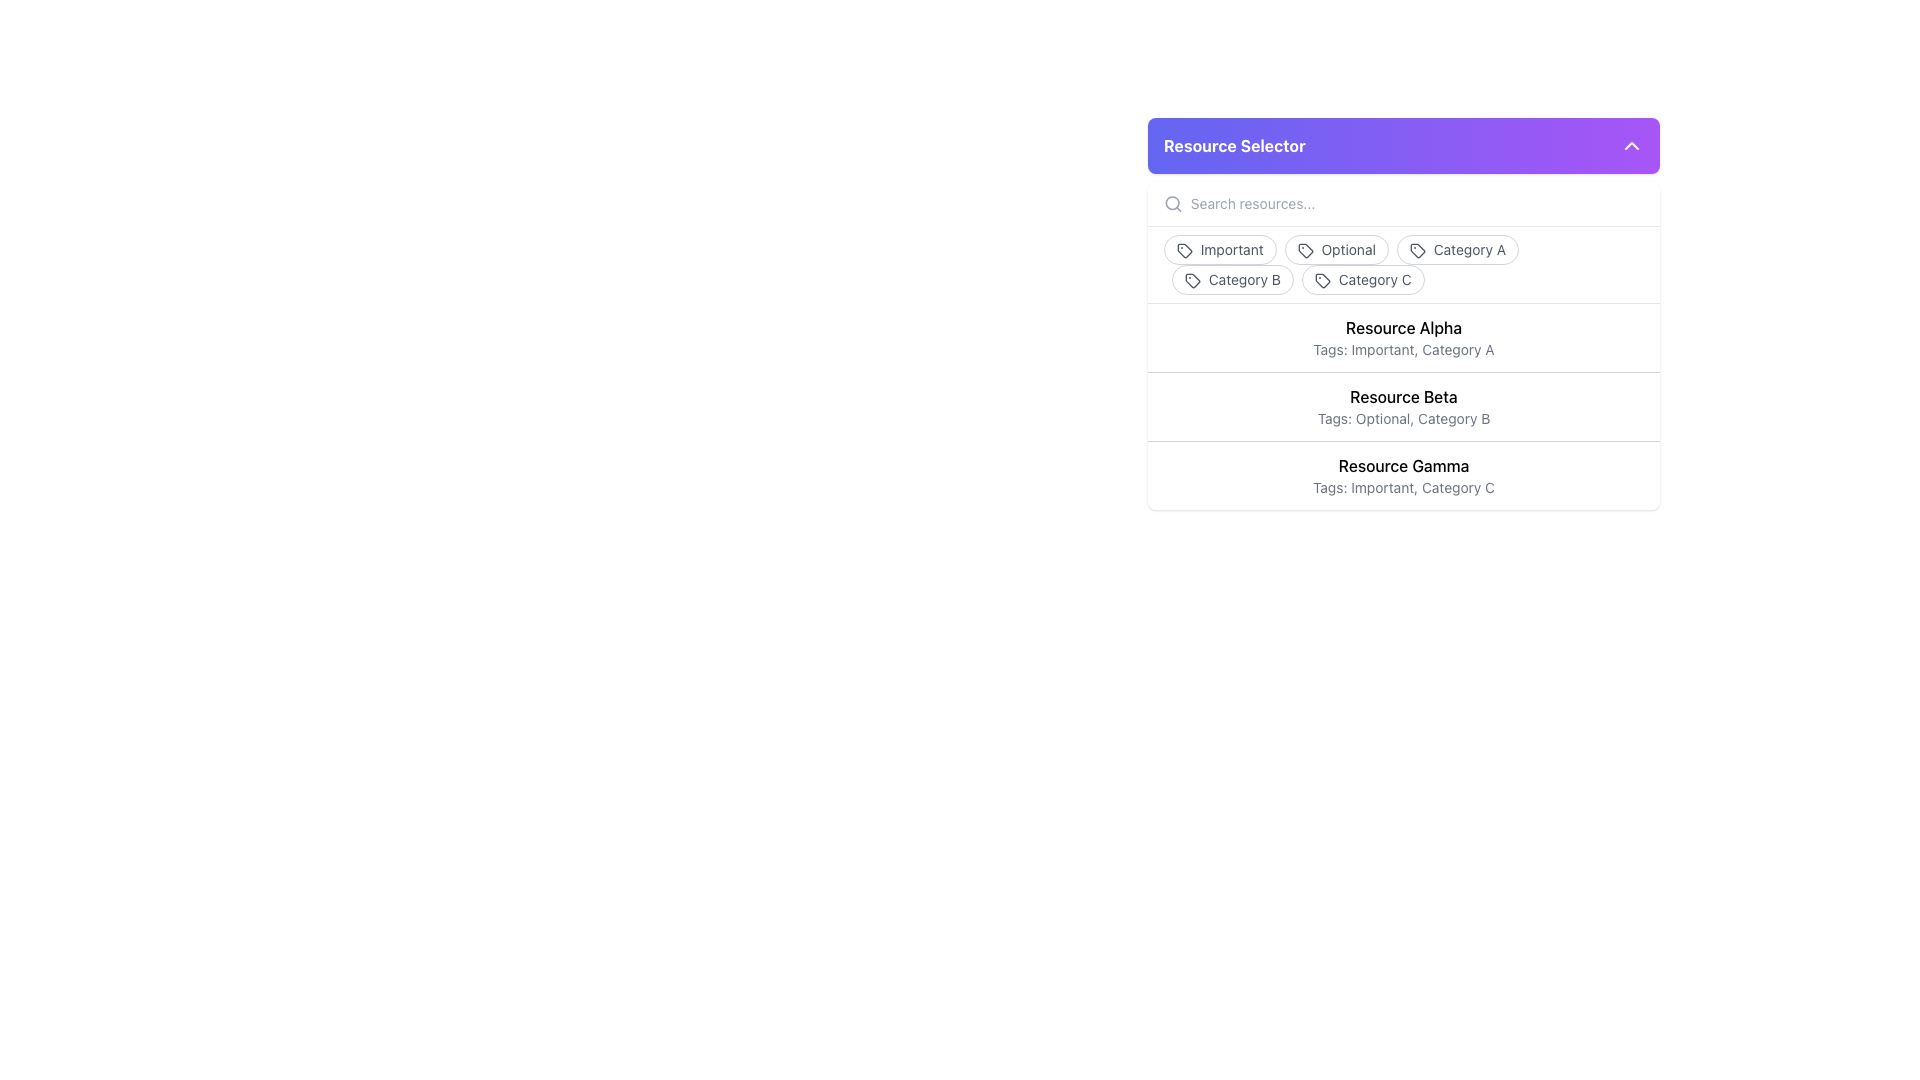 Image resolution: width=1920 pixels, height=1080 pixels. I want to click on the modal interface component titled 'Resource Selector', which contains interactive buttons for filtering by tags and a search input with placeholder text 'Search resources...', so click(1402, 313).